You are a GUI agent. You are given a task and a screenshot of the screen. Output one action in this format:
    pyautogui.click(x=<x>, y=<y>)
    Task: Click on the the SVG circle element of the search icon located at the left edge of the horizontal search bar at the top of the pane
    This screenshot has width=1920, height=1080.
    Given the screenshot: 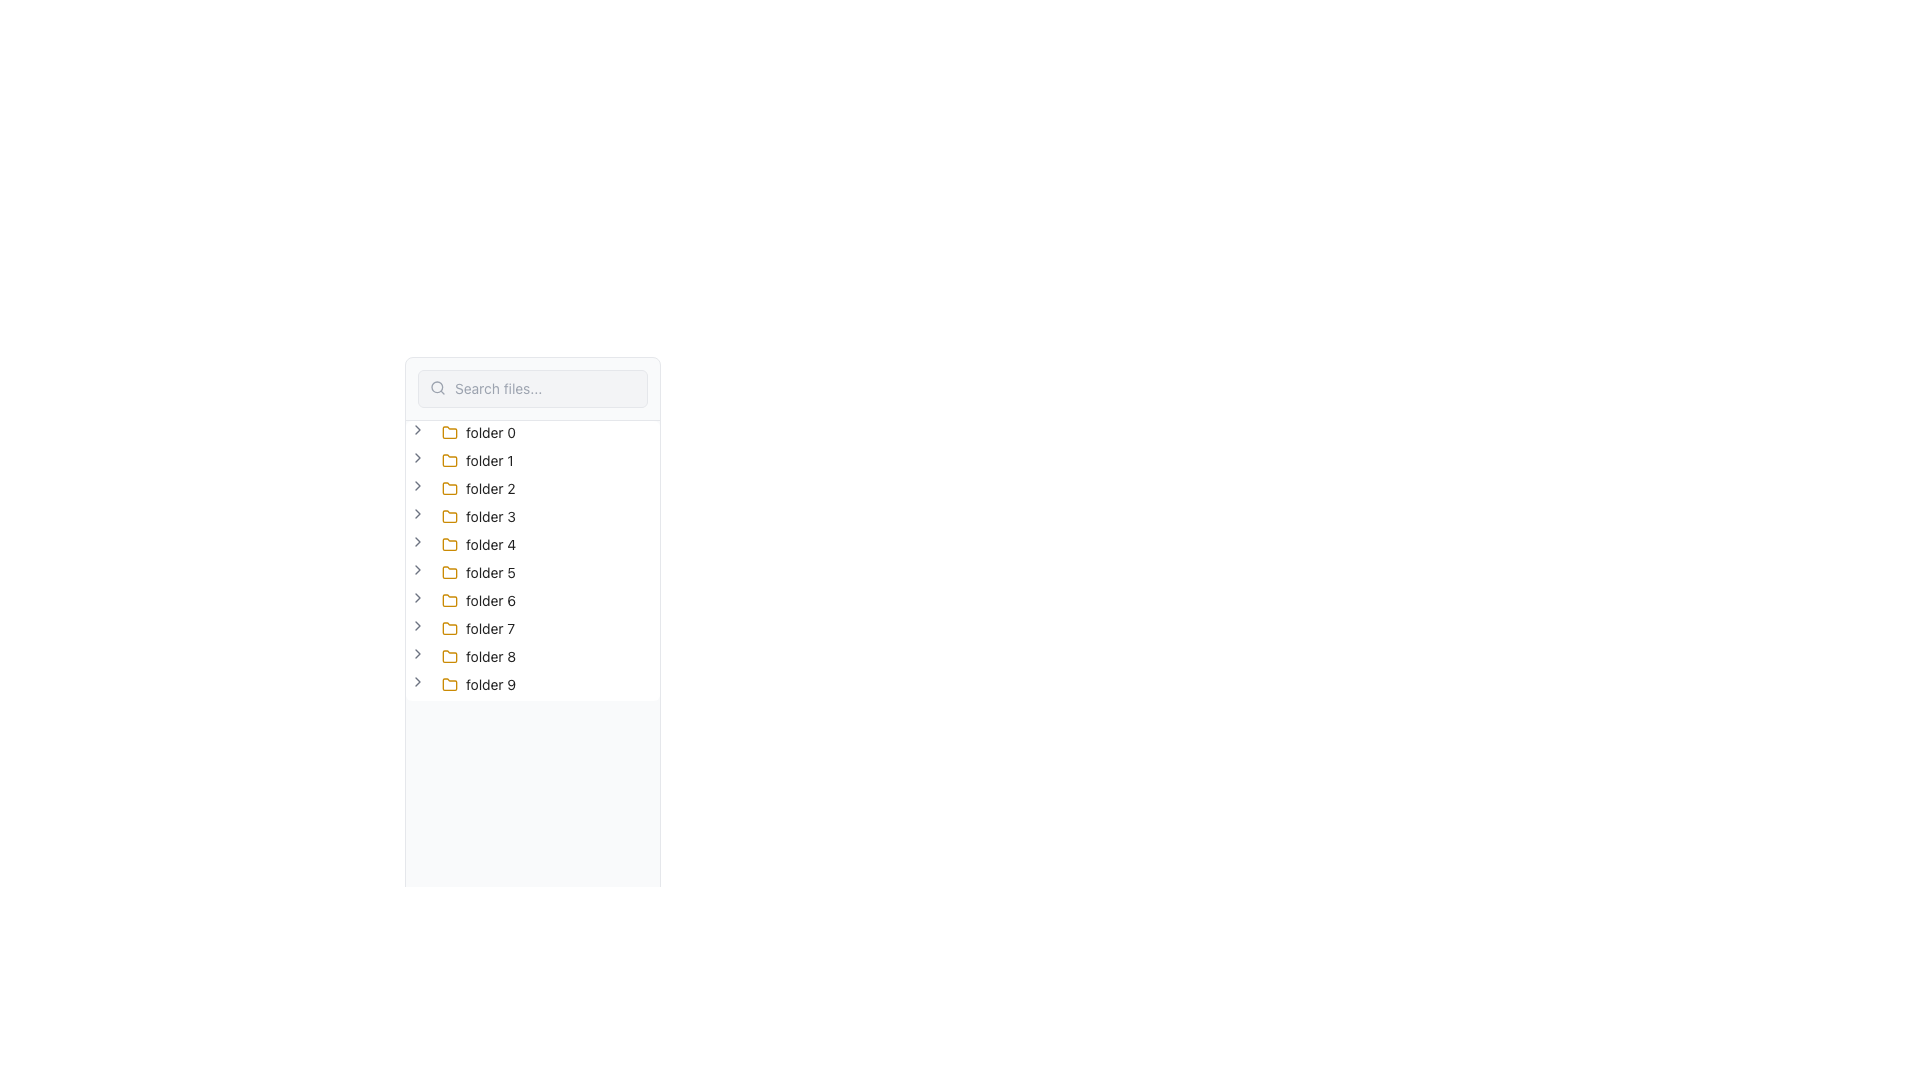 What is the action you would take?
    pyautogui.click(x=436, y=387)
    